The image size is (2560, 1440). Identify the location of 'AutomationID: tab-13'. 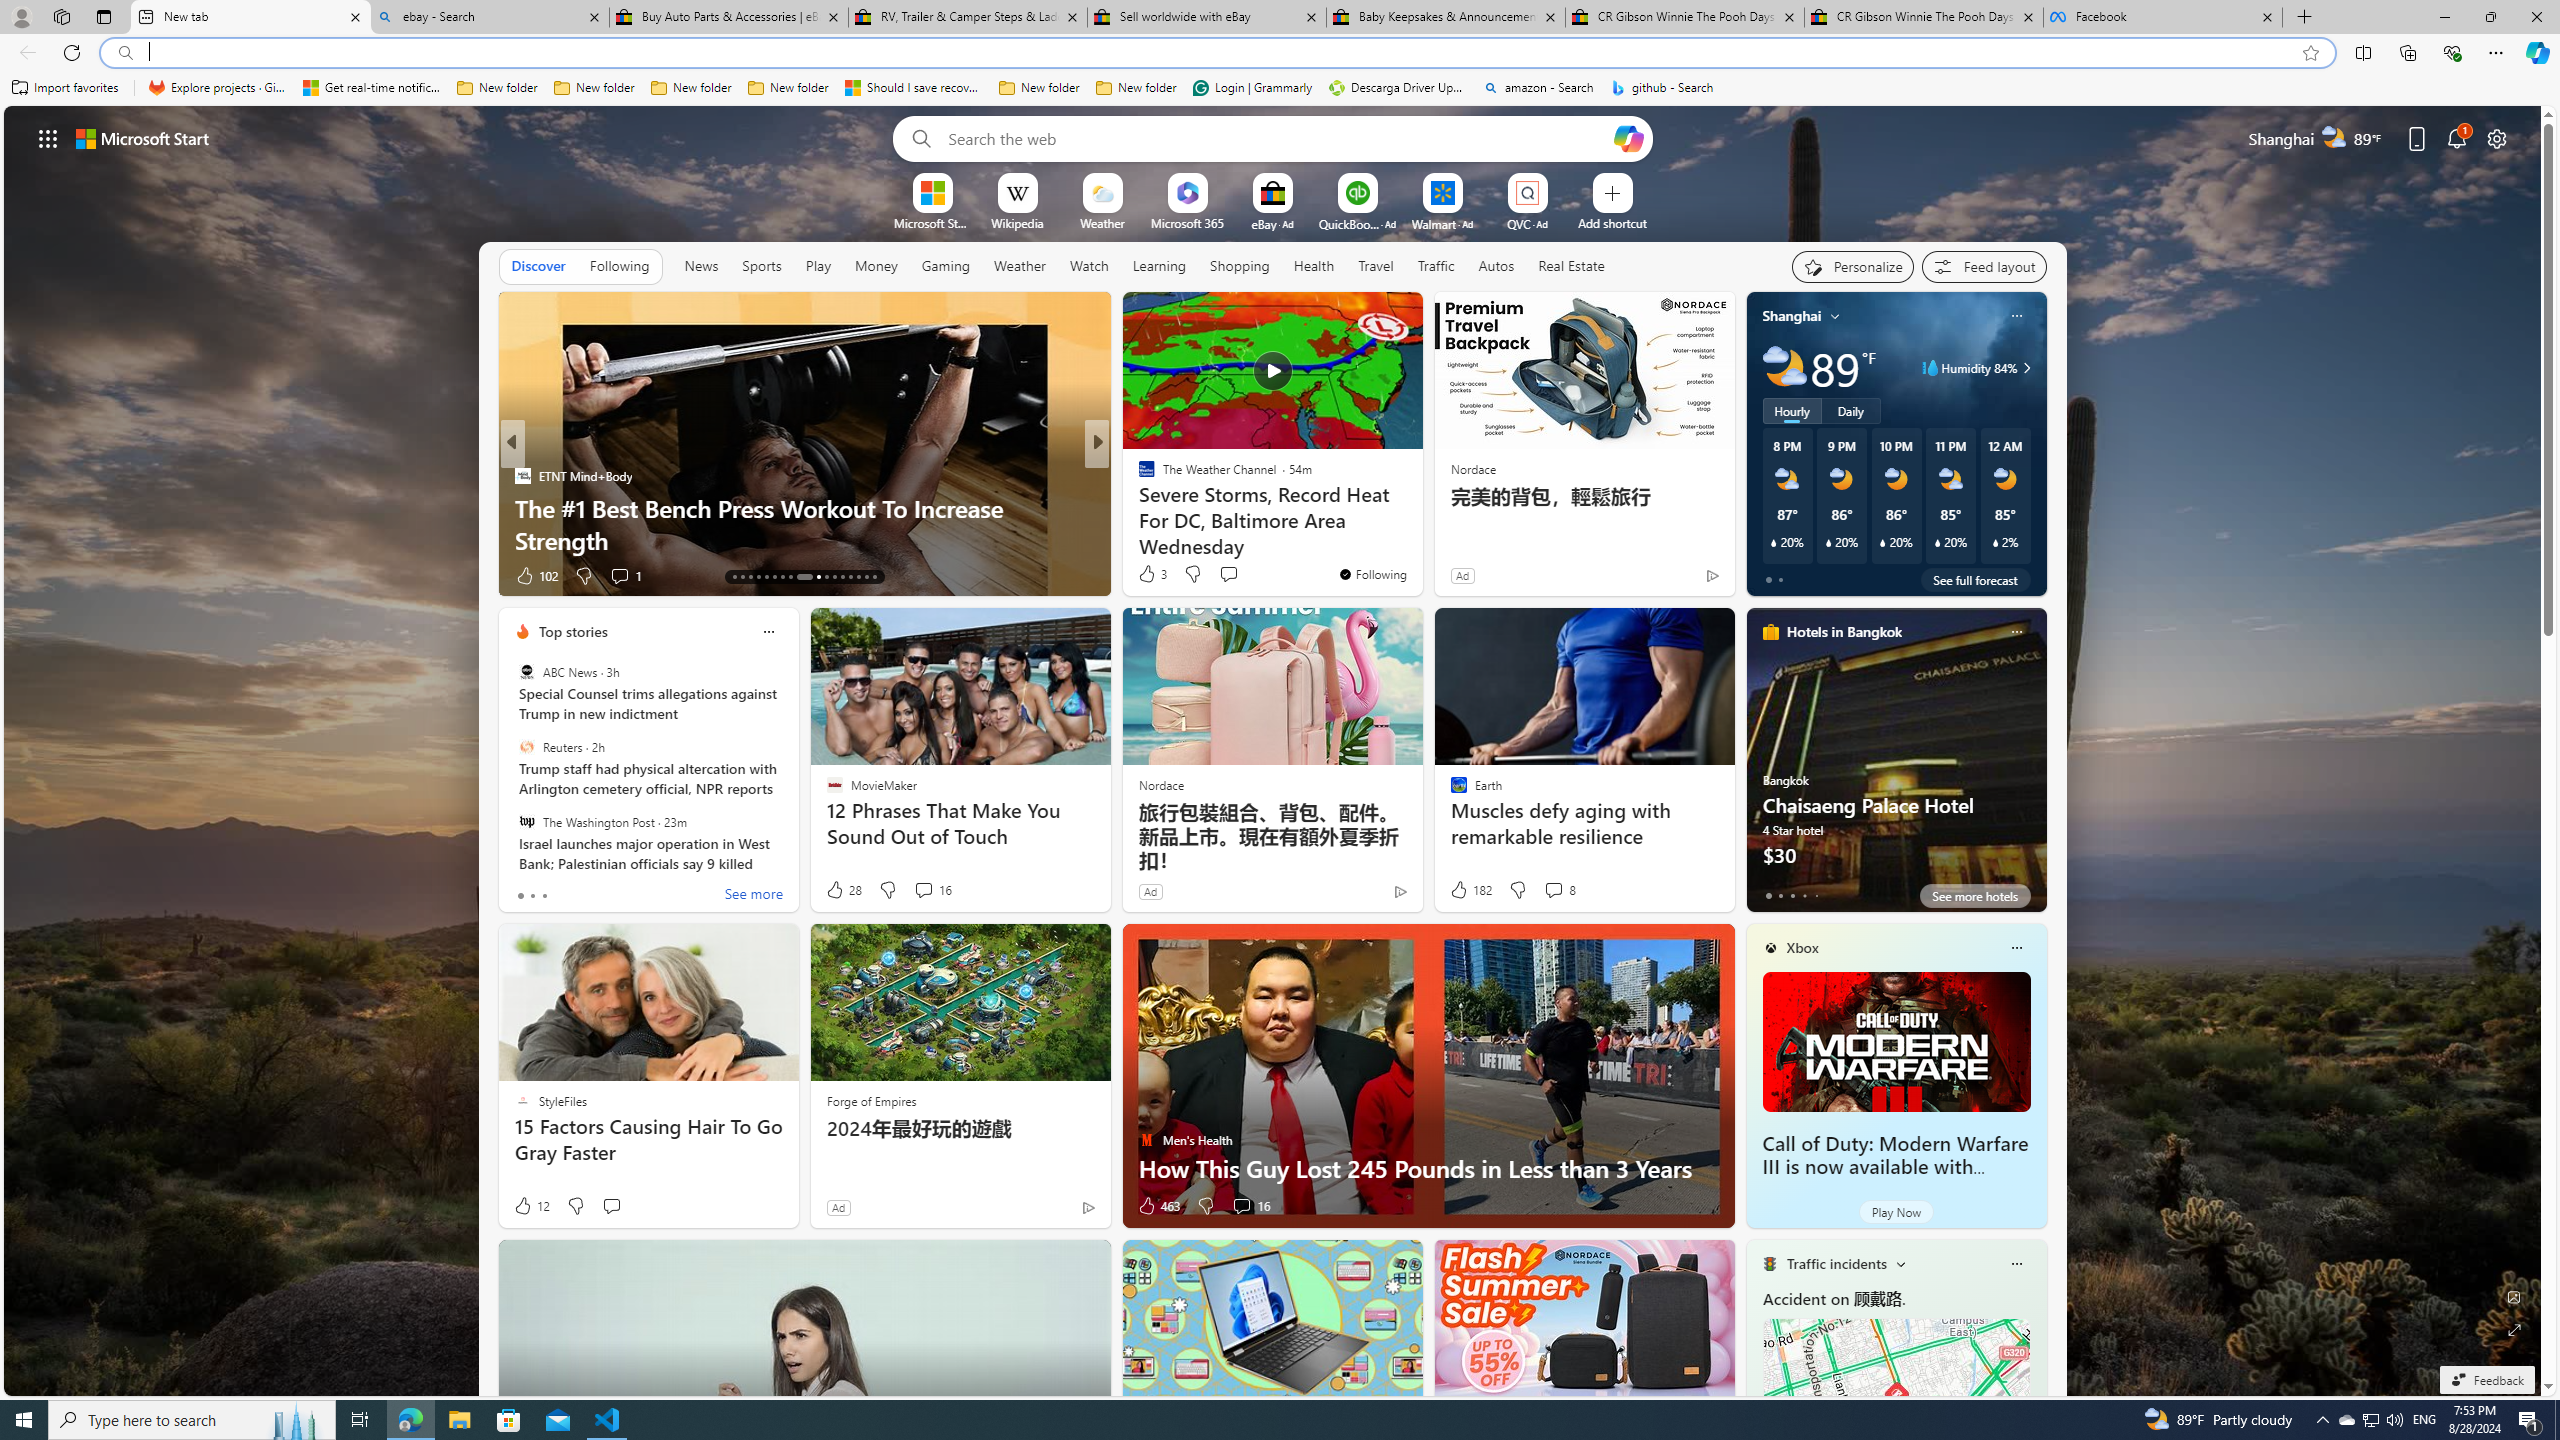
(733, 577).